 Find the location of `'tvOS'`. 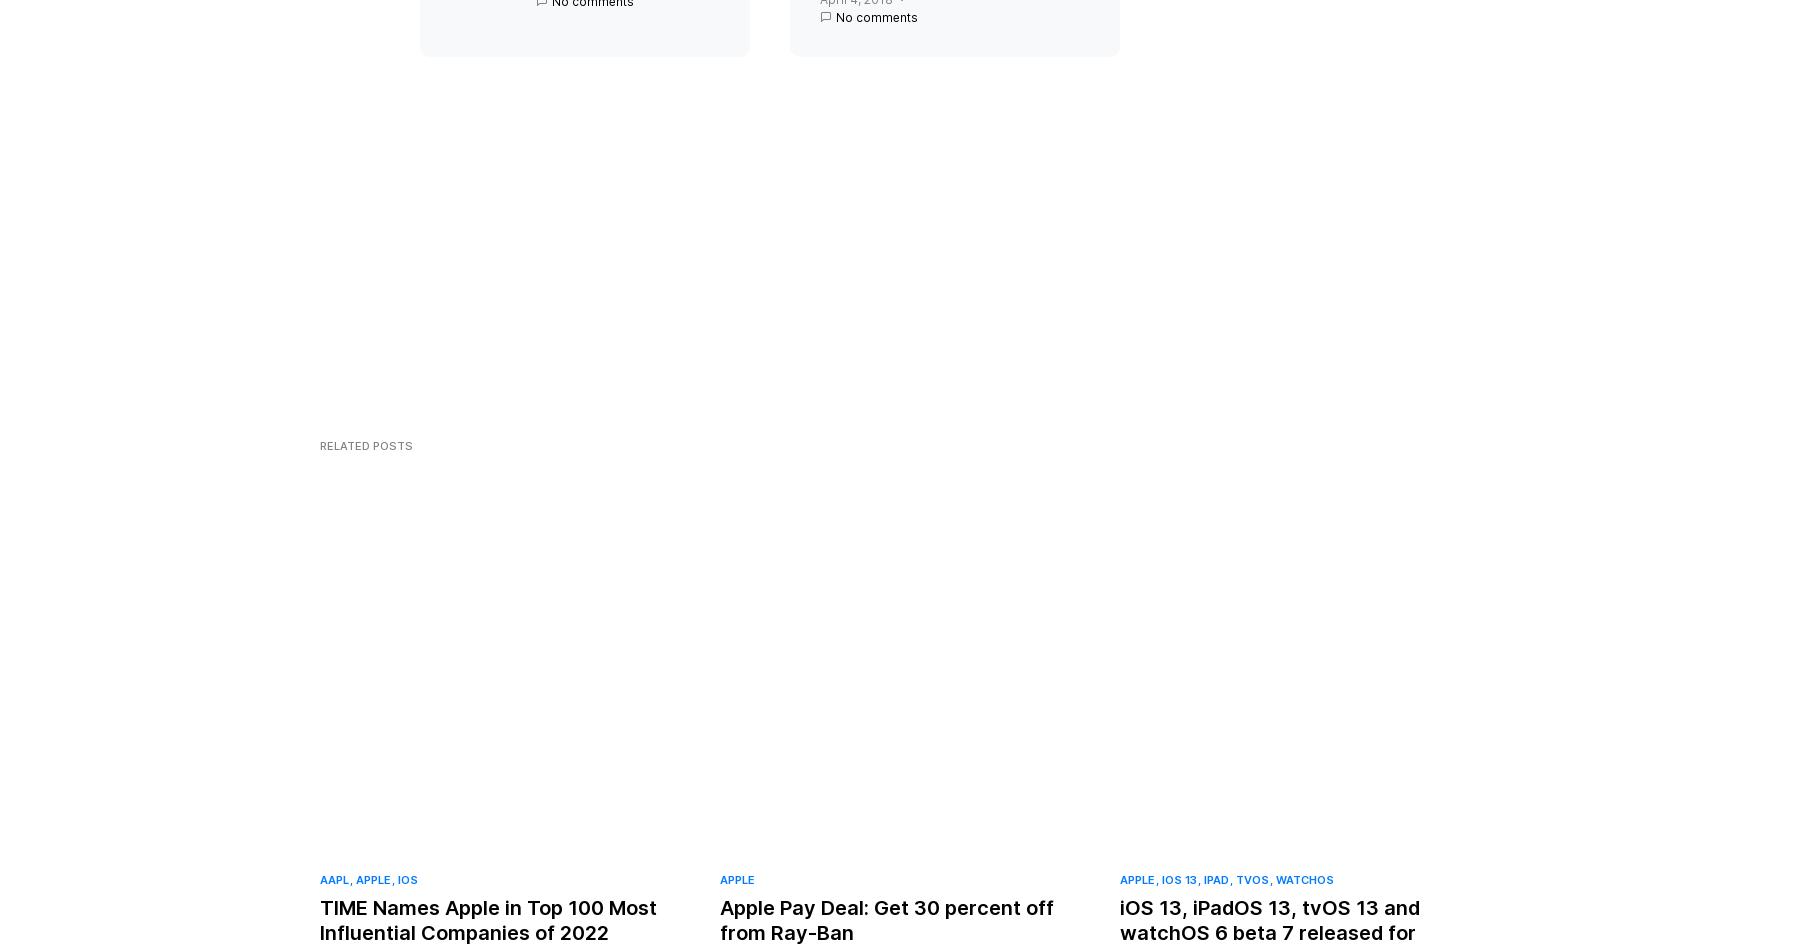

'tvOS' is located at coordinates (1252, 897).